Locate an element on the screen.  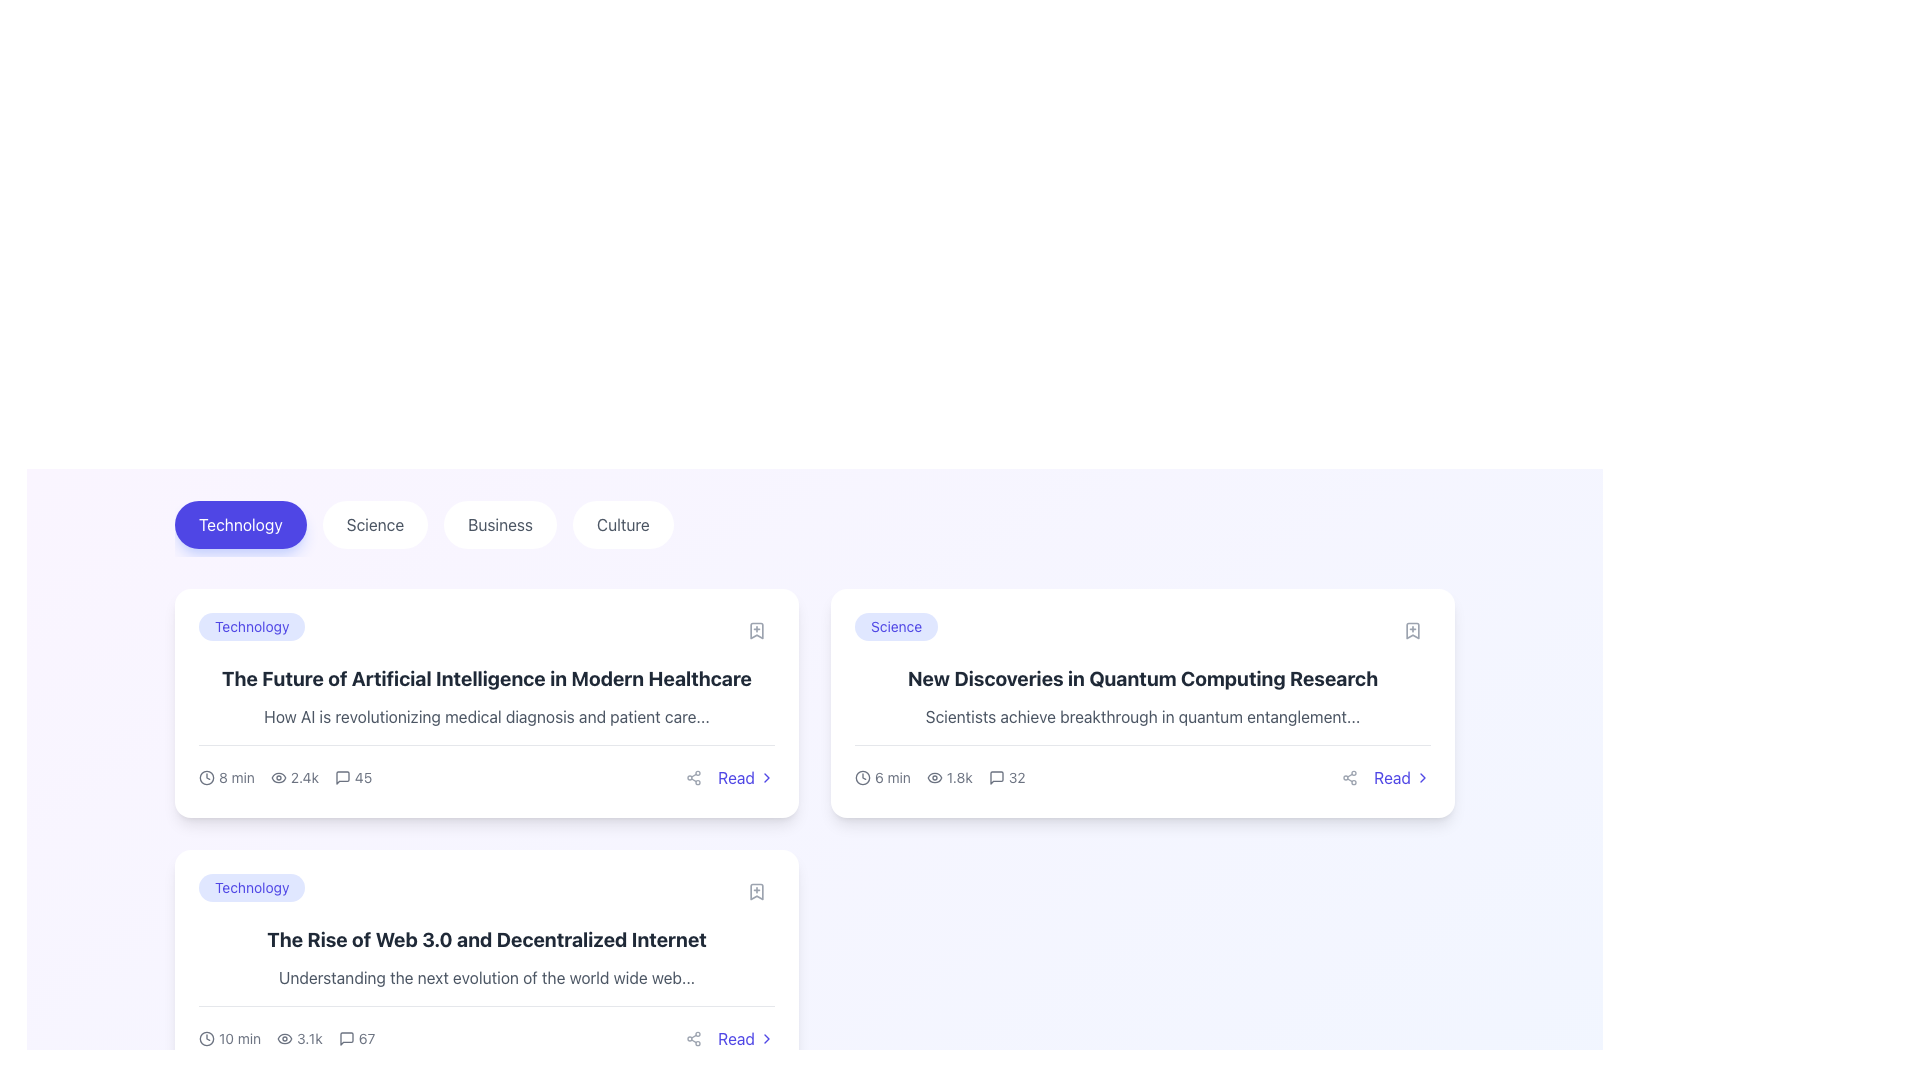
the rounded rectangular Tag Label with a light indigo background and deep indigo text that displays 'Technology', positioned inside the second card in a vertical list of cards is located at coordinates (251, 886).